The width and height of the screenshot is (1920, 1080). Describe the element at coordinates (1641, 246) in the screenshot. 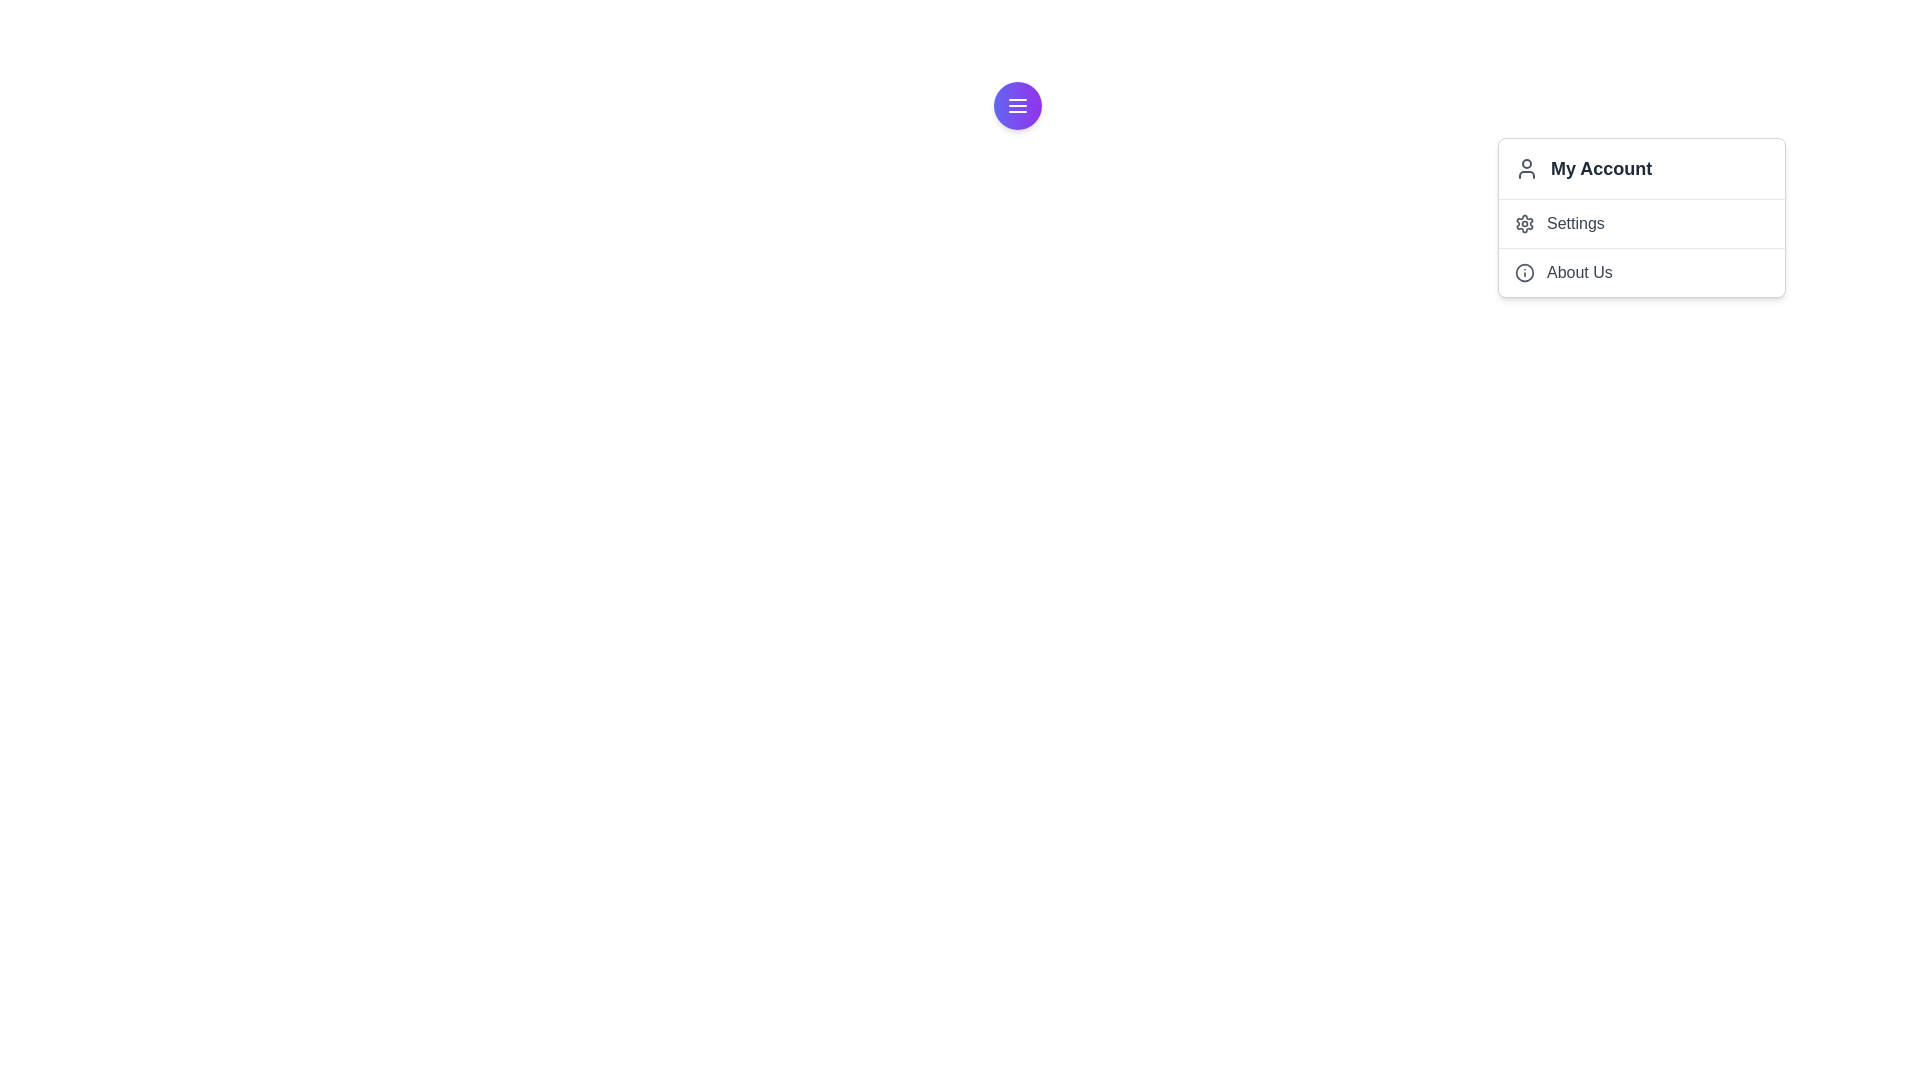

I see `the 'Settings' page by clicking on the 'Settings' entry in the dropdown menu labeled 'My Account'` at that location.